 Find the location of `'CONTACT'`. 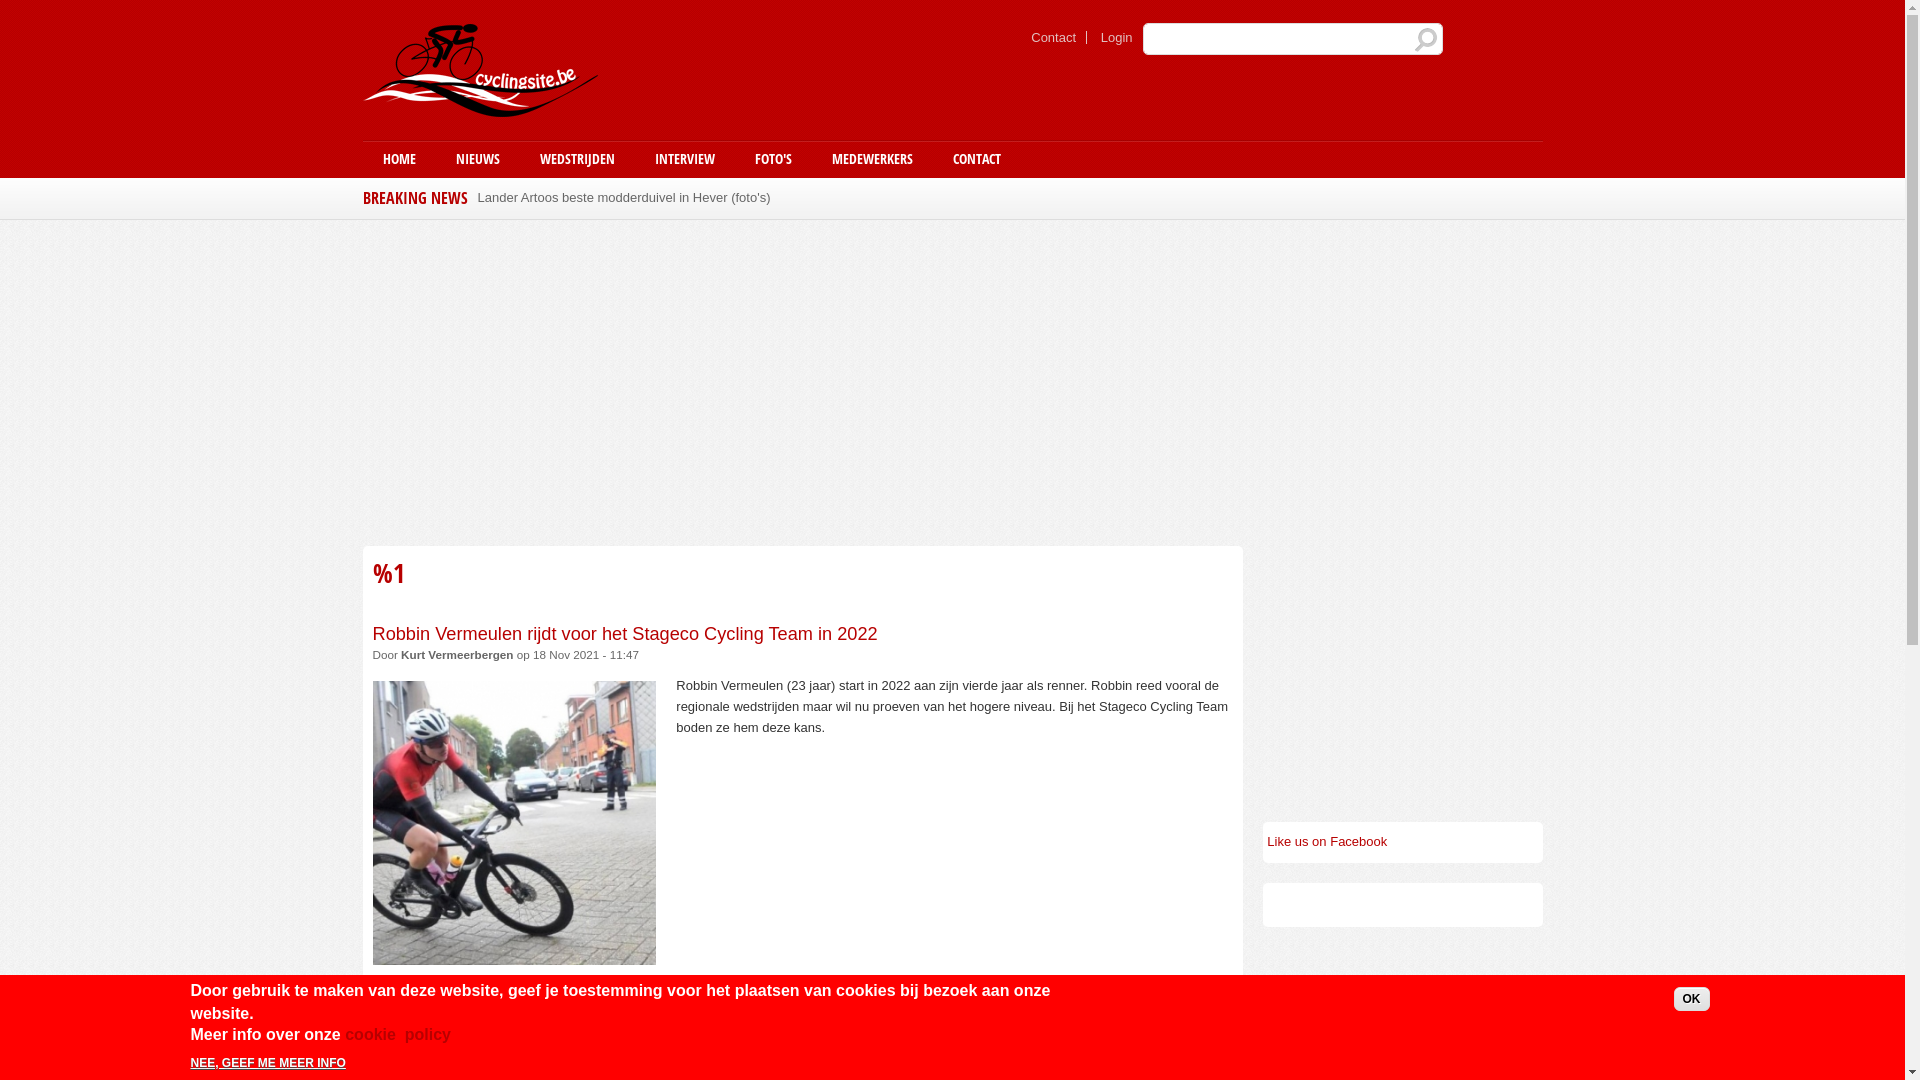

'CONTACT' is located at coordinates (975, 158).